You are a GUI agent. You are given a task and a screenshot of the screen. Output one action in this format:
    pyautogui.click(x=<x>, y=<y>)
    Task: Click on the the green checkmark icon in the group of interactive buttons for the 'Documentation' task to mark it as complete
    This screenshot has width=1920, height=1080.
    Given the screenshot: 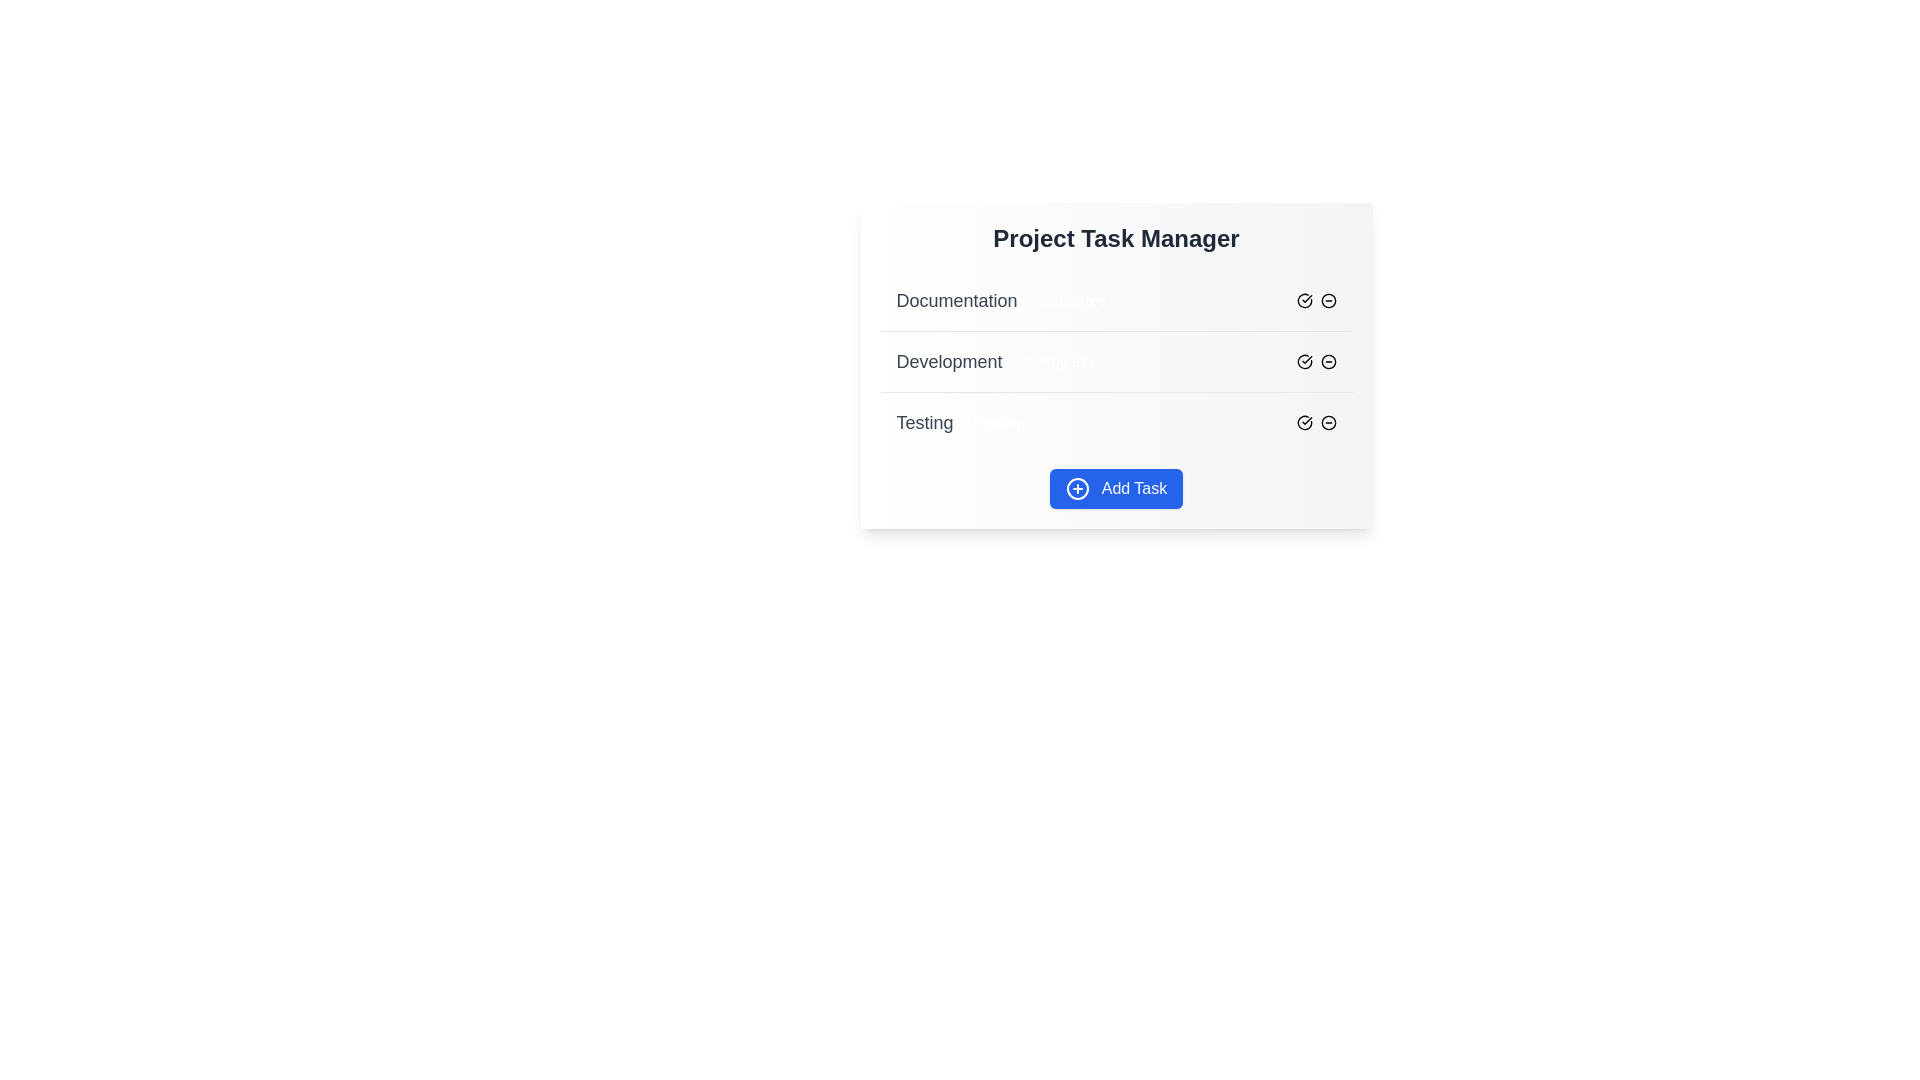 What is the action you would take?
    pyautogui.click(x=1316, y=300)
    